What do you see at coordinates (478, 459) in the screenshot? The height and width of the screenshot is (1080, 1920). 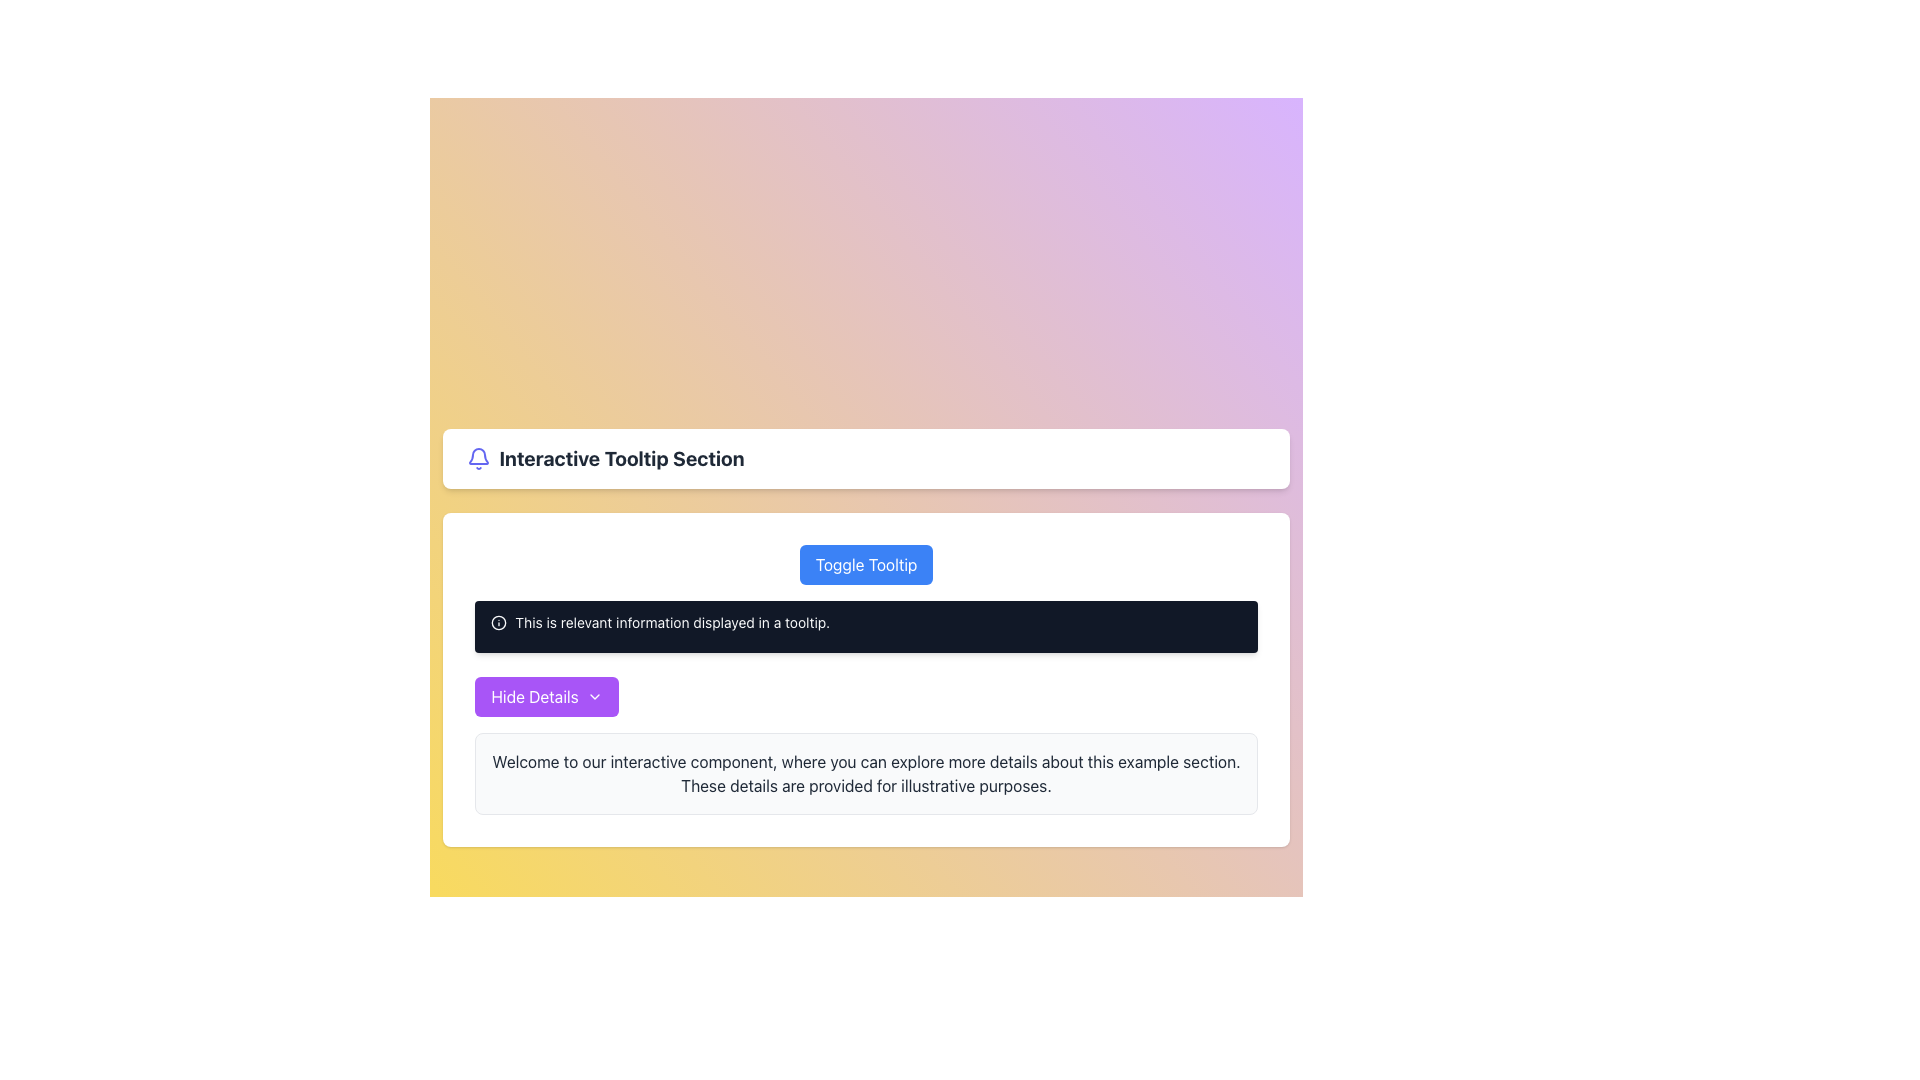 I see `the bell-shaped icon styled in light indigo, located in the header of the 'Interactive Tooltip Section'` at bounding box center [478, 459].